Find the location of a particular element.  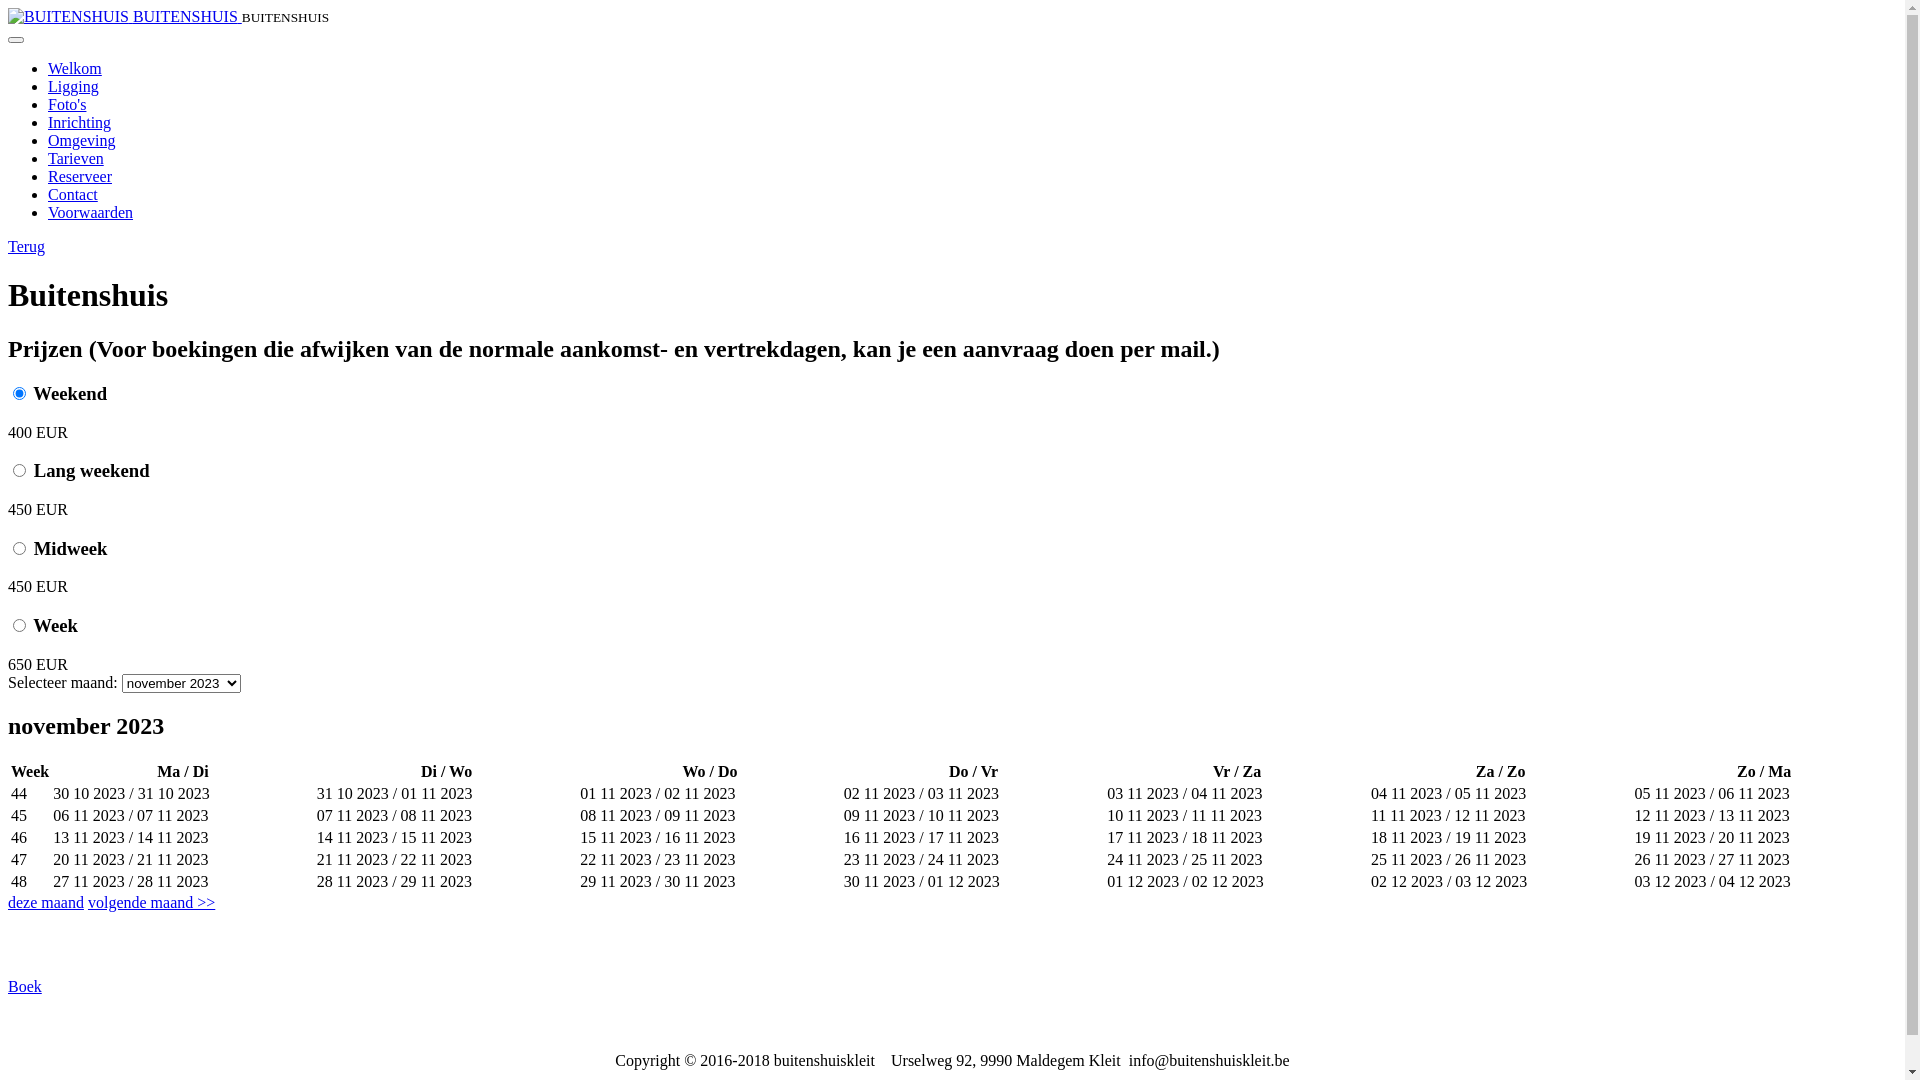

'Terug' is located at coordinates (8, 245).